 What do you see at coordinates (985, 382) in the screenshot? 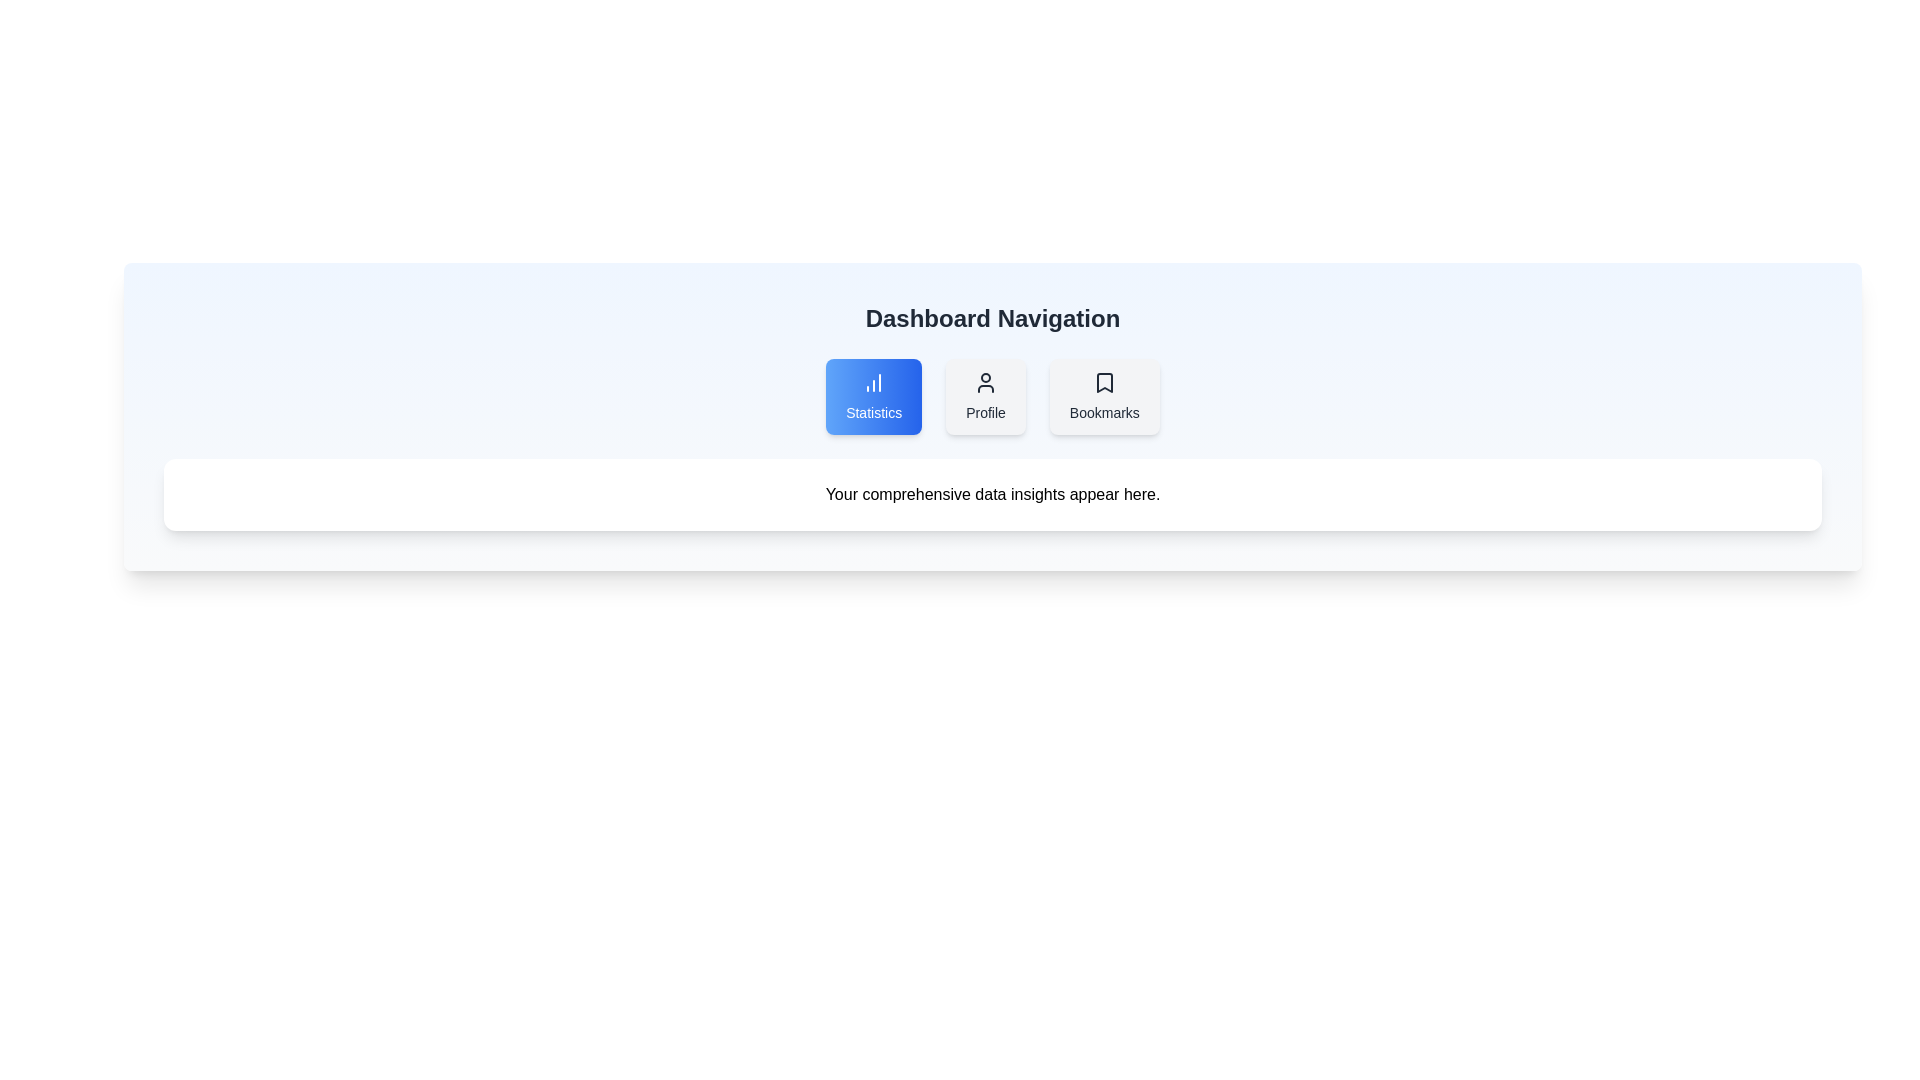
I see `the Profile icon, which is centrally located within the rectangular button labeled 'Profile' in the navigation bar beneath the title 'Dashboard Navigation'` at bounding box center [985, 382].